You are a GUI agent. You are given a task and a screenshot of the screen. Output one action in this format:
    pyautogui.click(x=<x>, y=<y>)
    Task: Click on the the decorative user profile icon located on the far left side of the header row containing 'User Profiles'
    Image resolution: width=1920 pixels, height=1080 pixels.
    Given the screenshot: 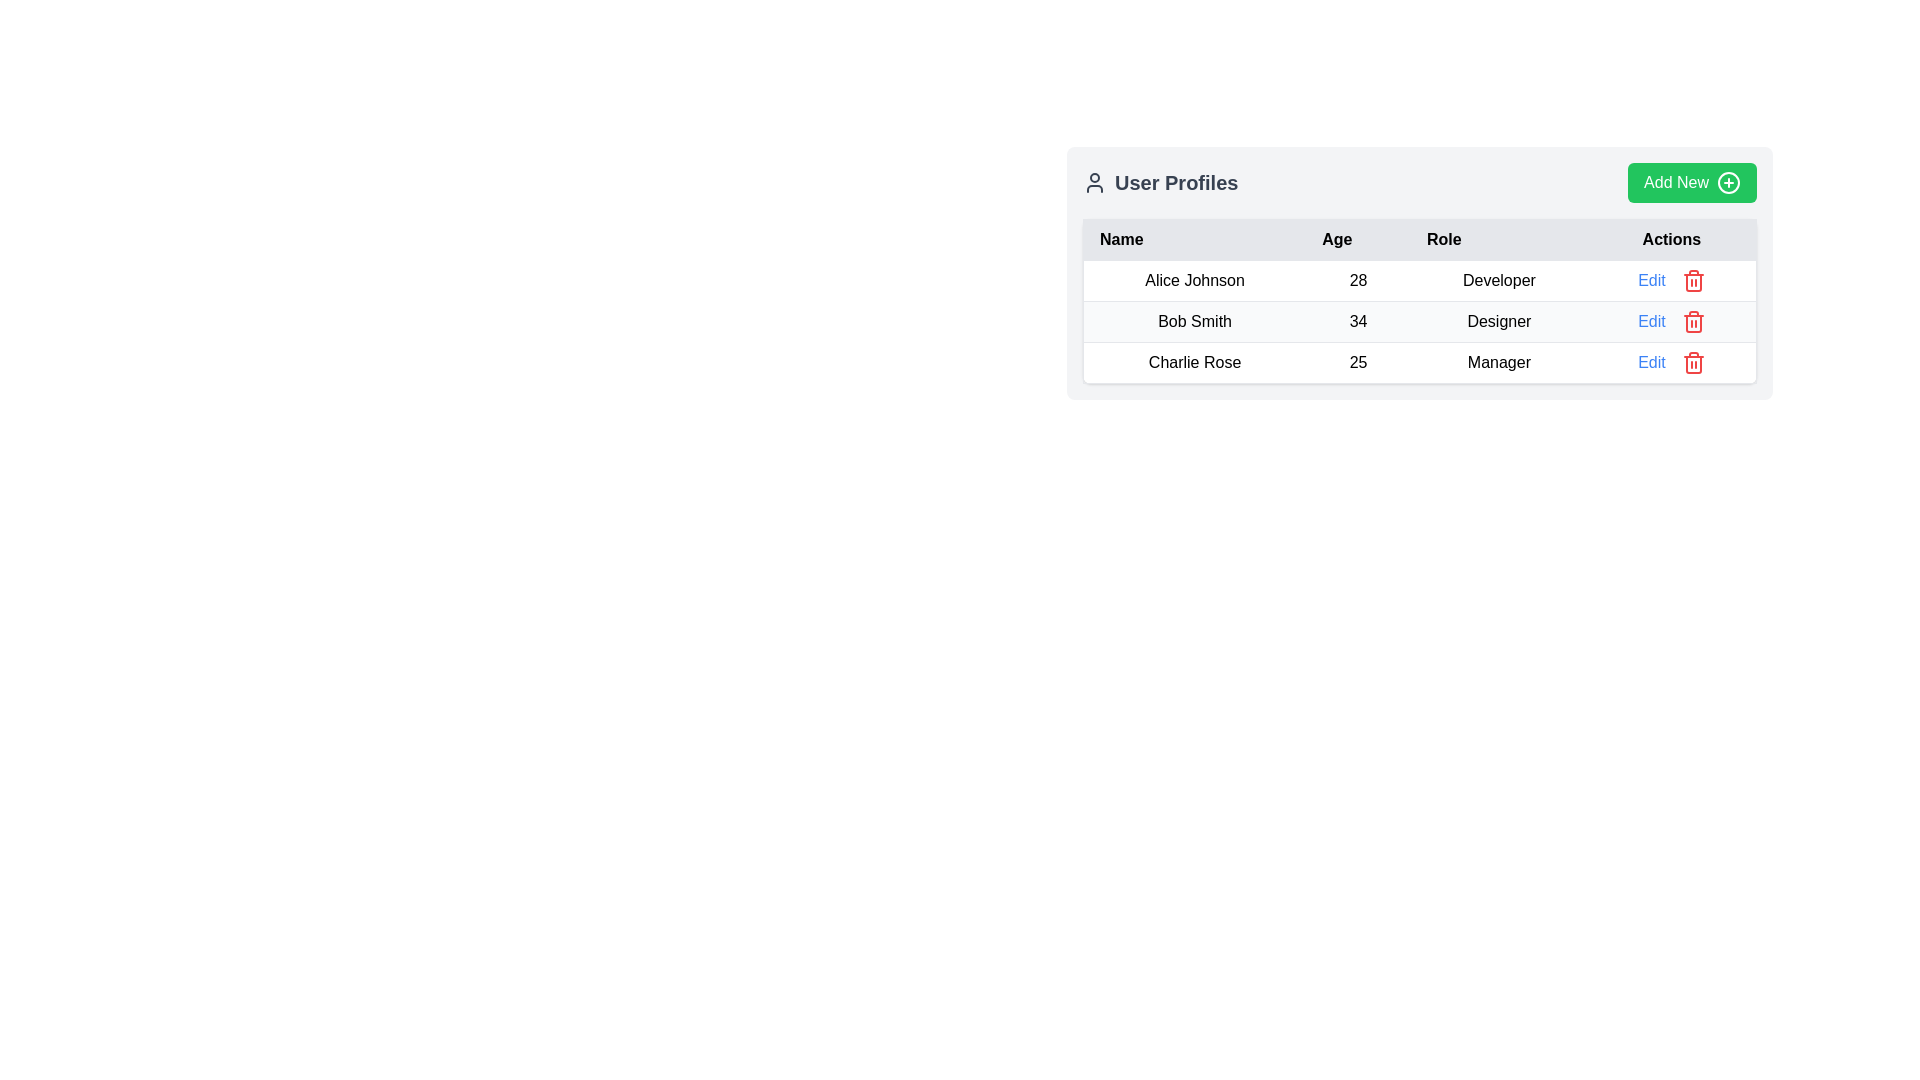 What is the action you would take?
    pyautogui.click(x=1093, y=182)
    